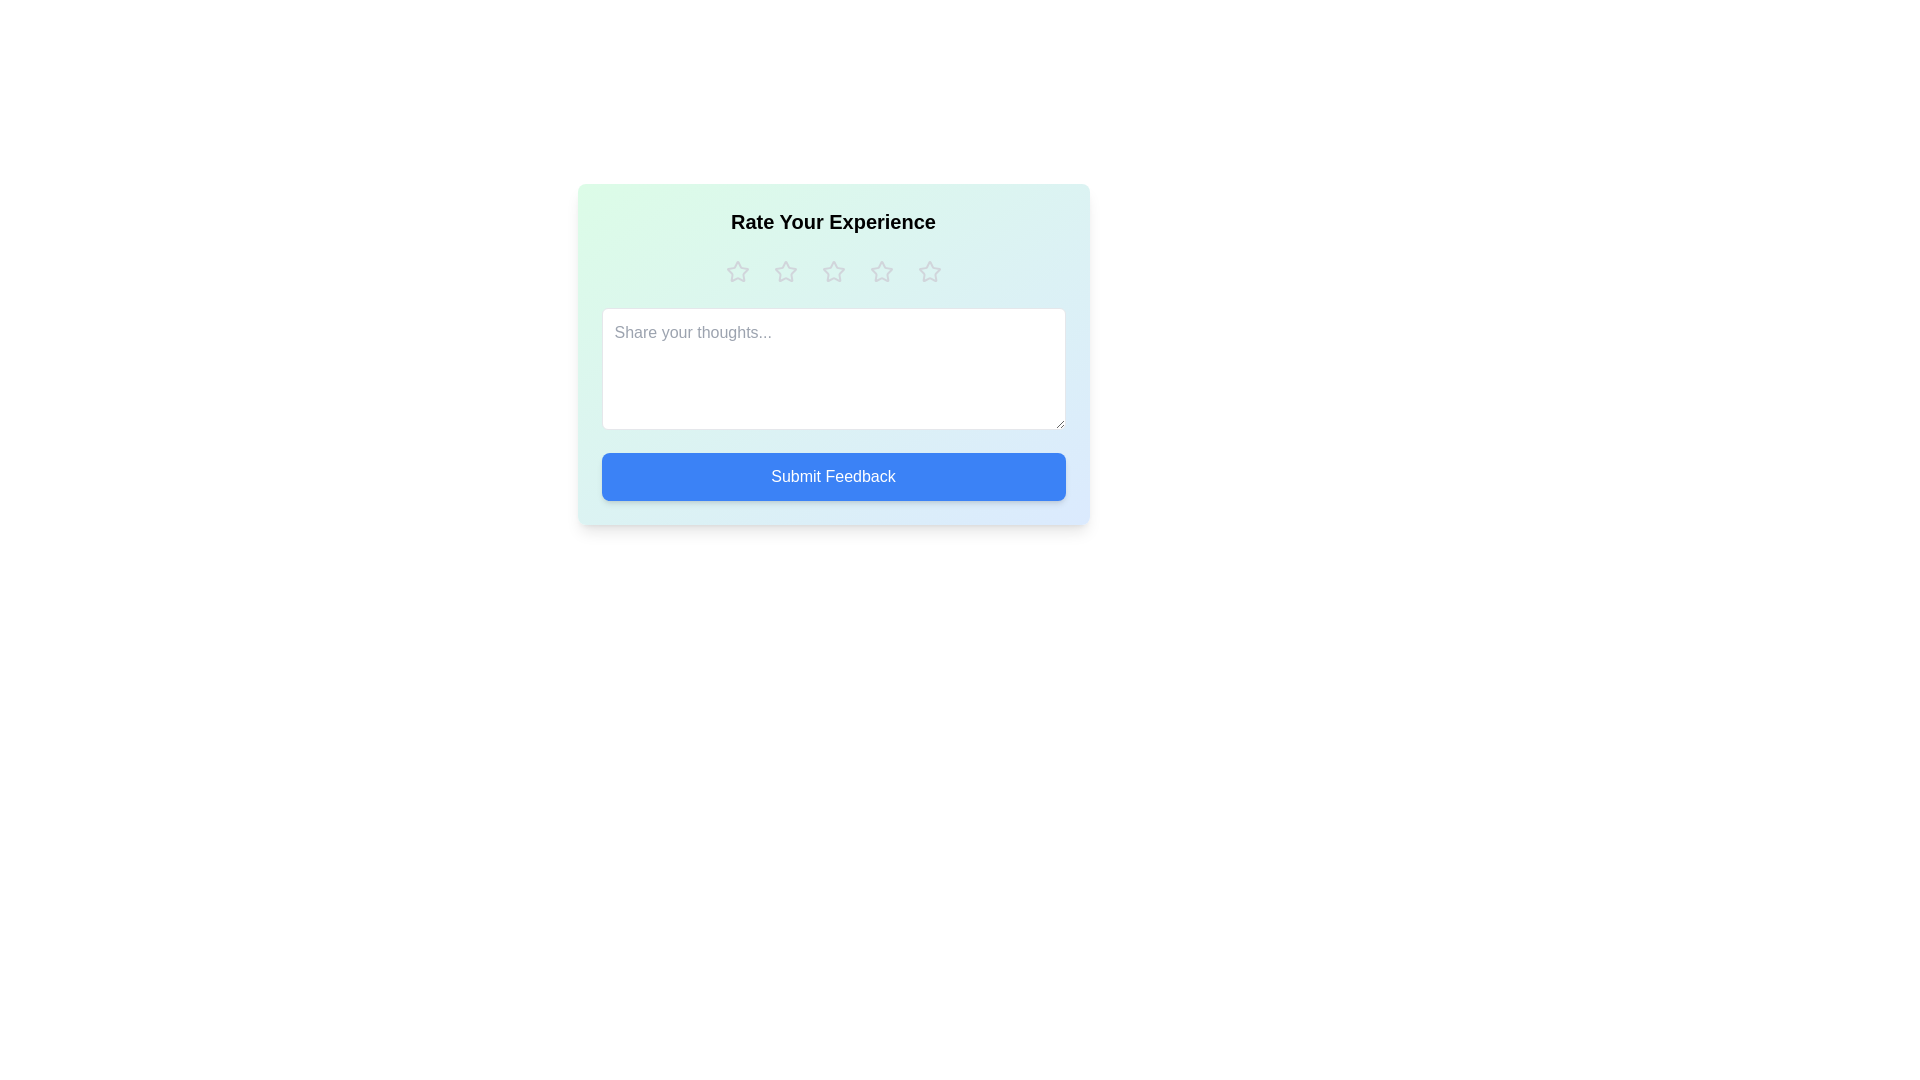 The image size is (1920, 1080). Describe the element at coordinates (833, 272) in the screenshot. I see `the rating to 3 stars by clicking on the respective star` at that location.